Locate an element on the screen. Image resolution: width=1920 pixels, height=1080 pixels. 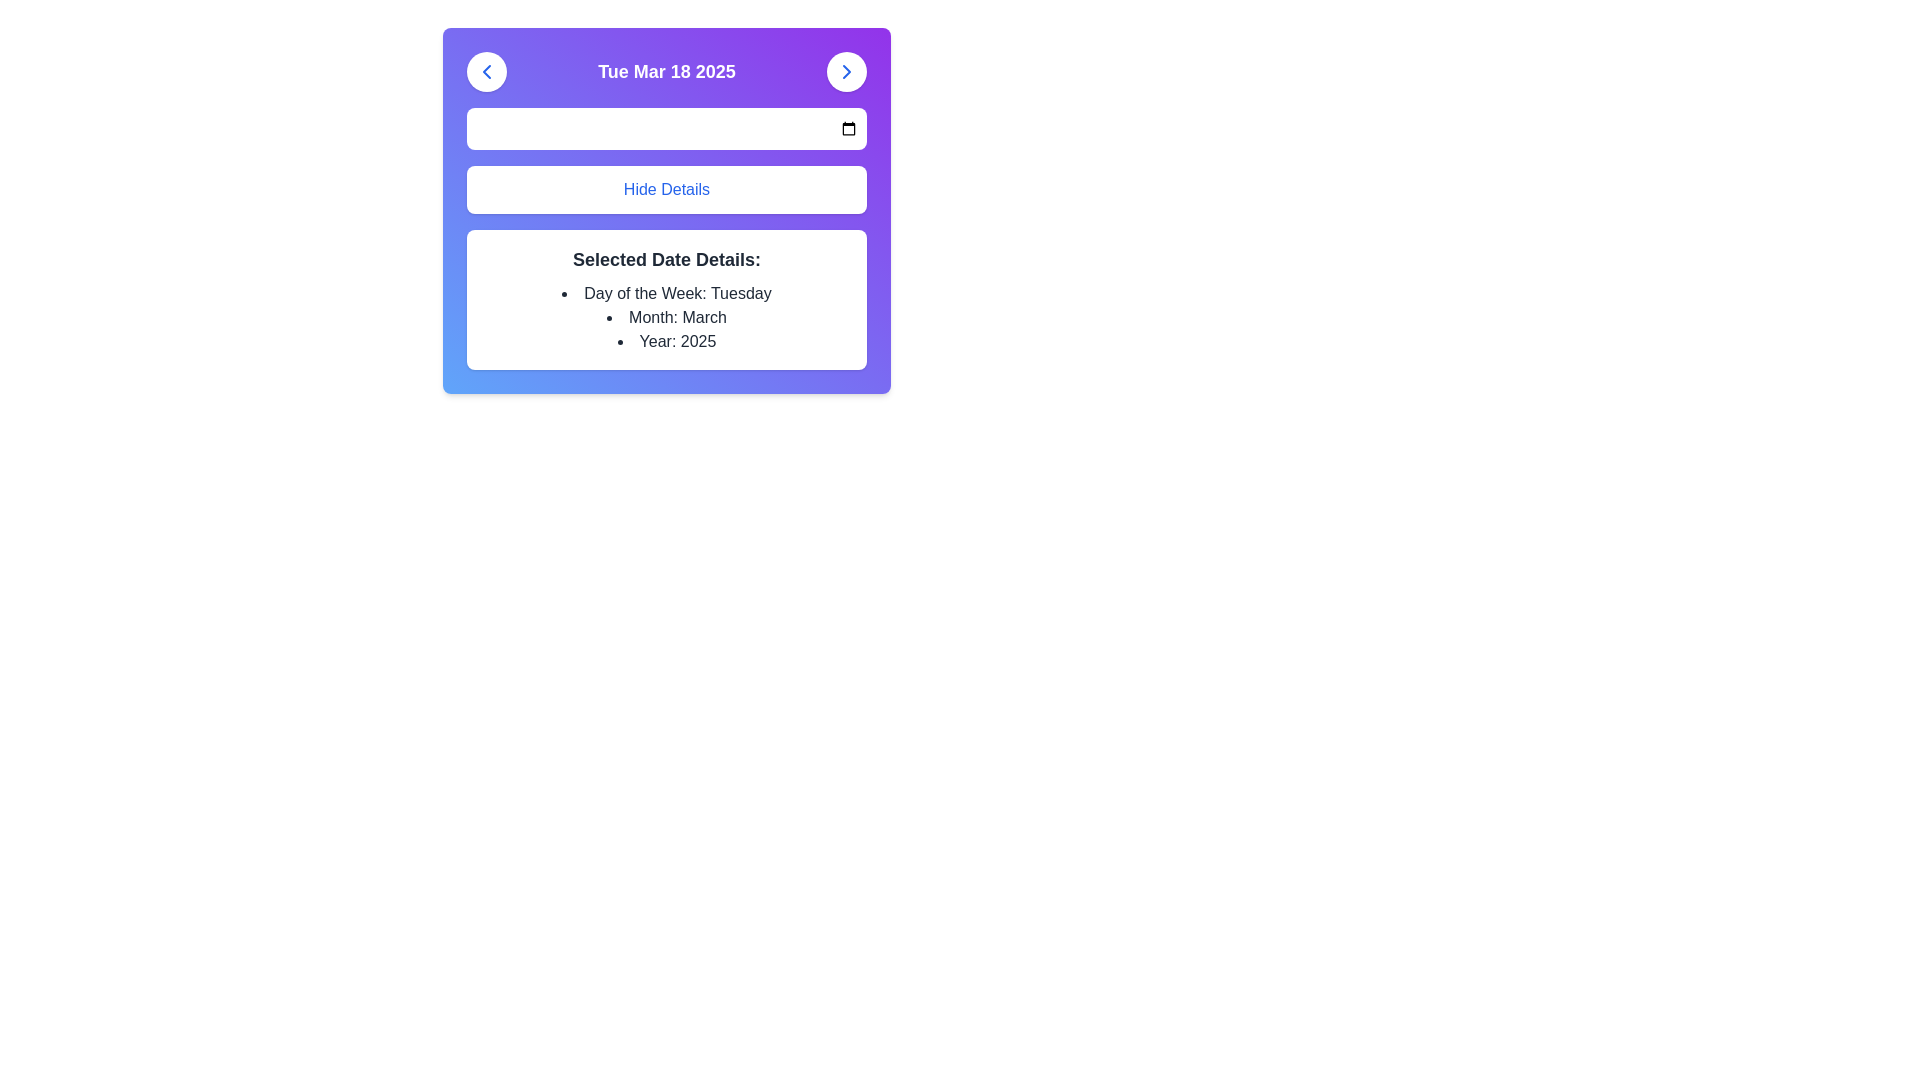
the button with a leftward-pointing chevron icon, which is located at the top-left corner of a card interface is located at coordinates (486, 71).